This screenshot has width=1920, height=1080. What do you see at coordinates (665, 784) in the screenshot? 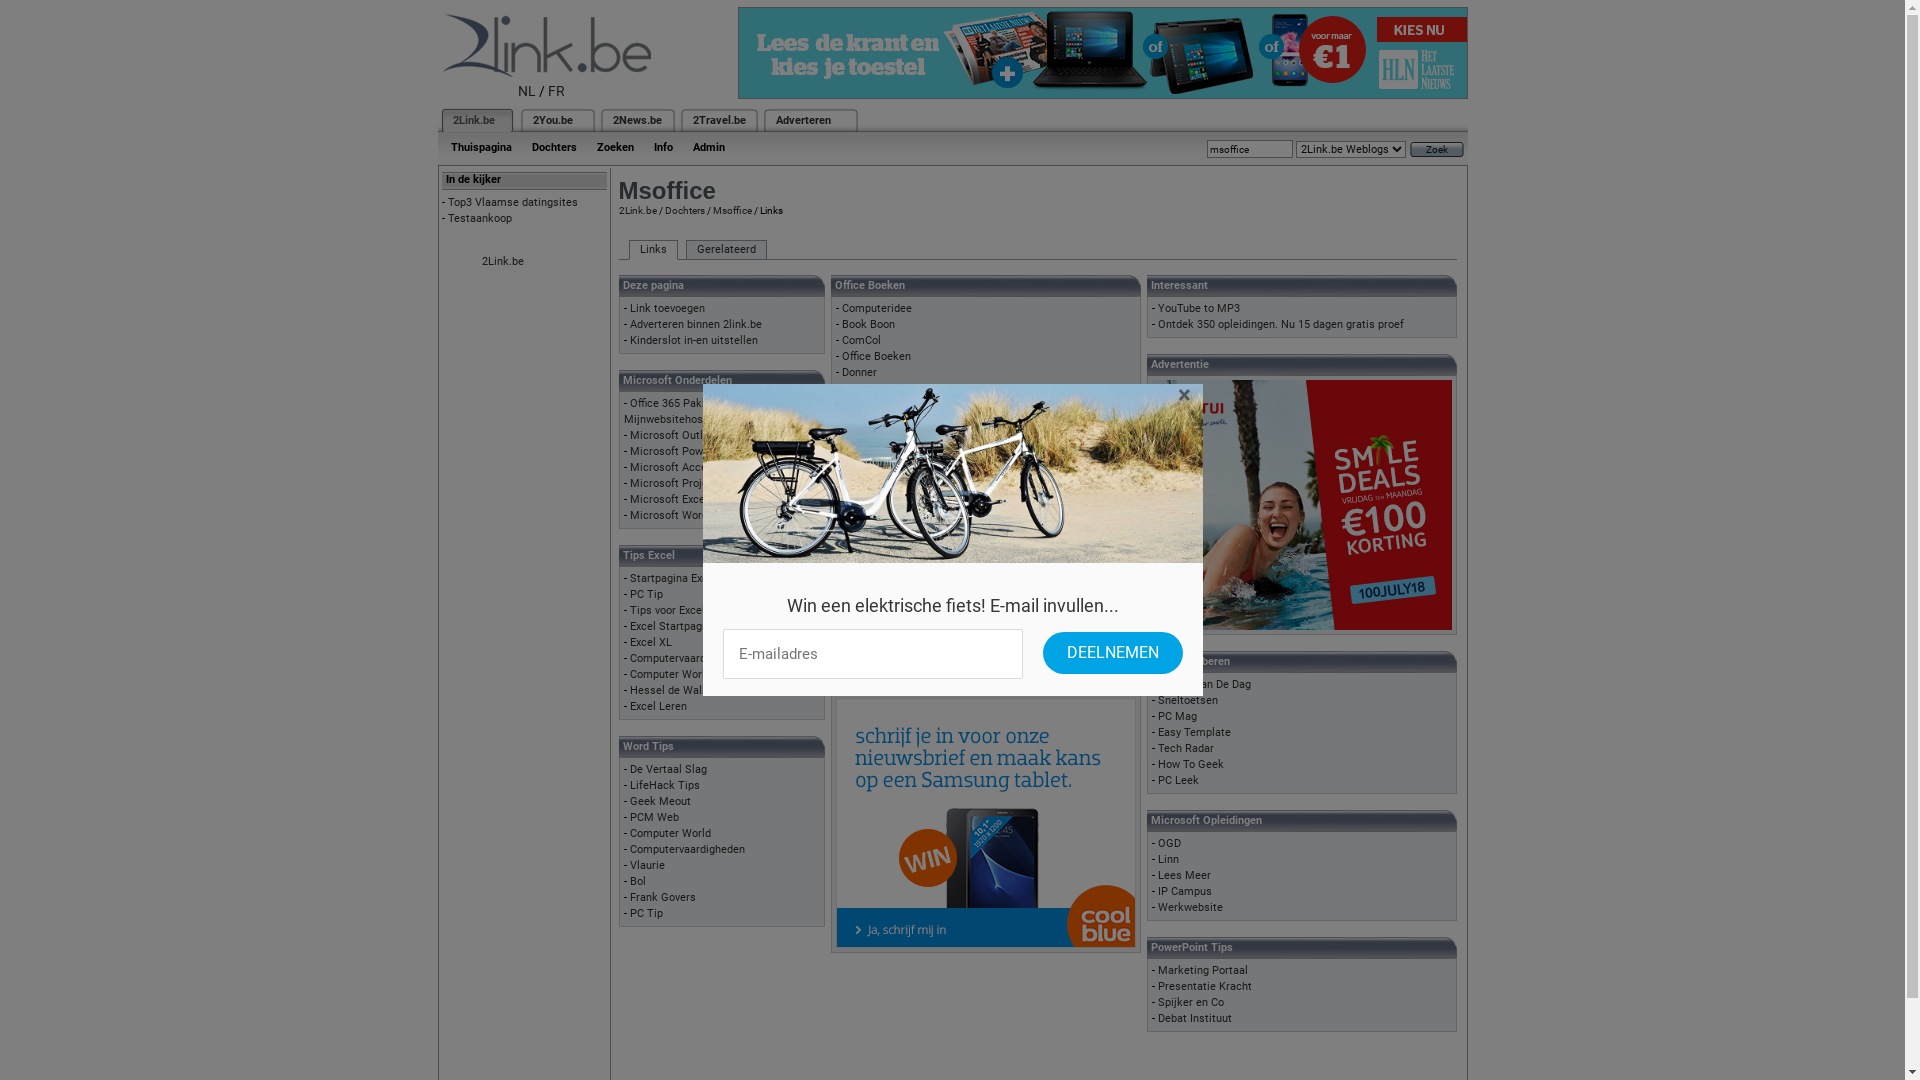
I see `'LifeHack Tips'` at bounding box center [665, 784].